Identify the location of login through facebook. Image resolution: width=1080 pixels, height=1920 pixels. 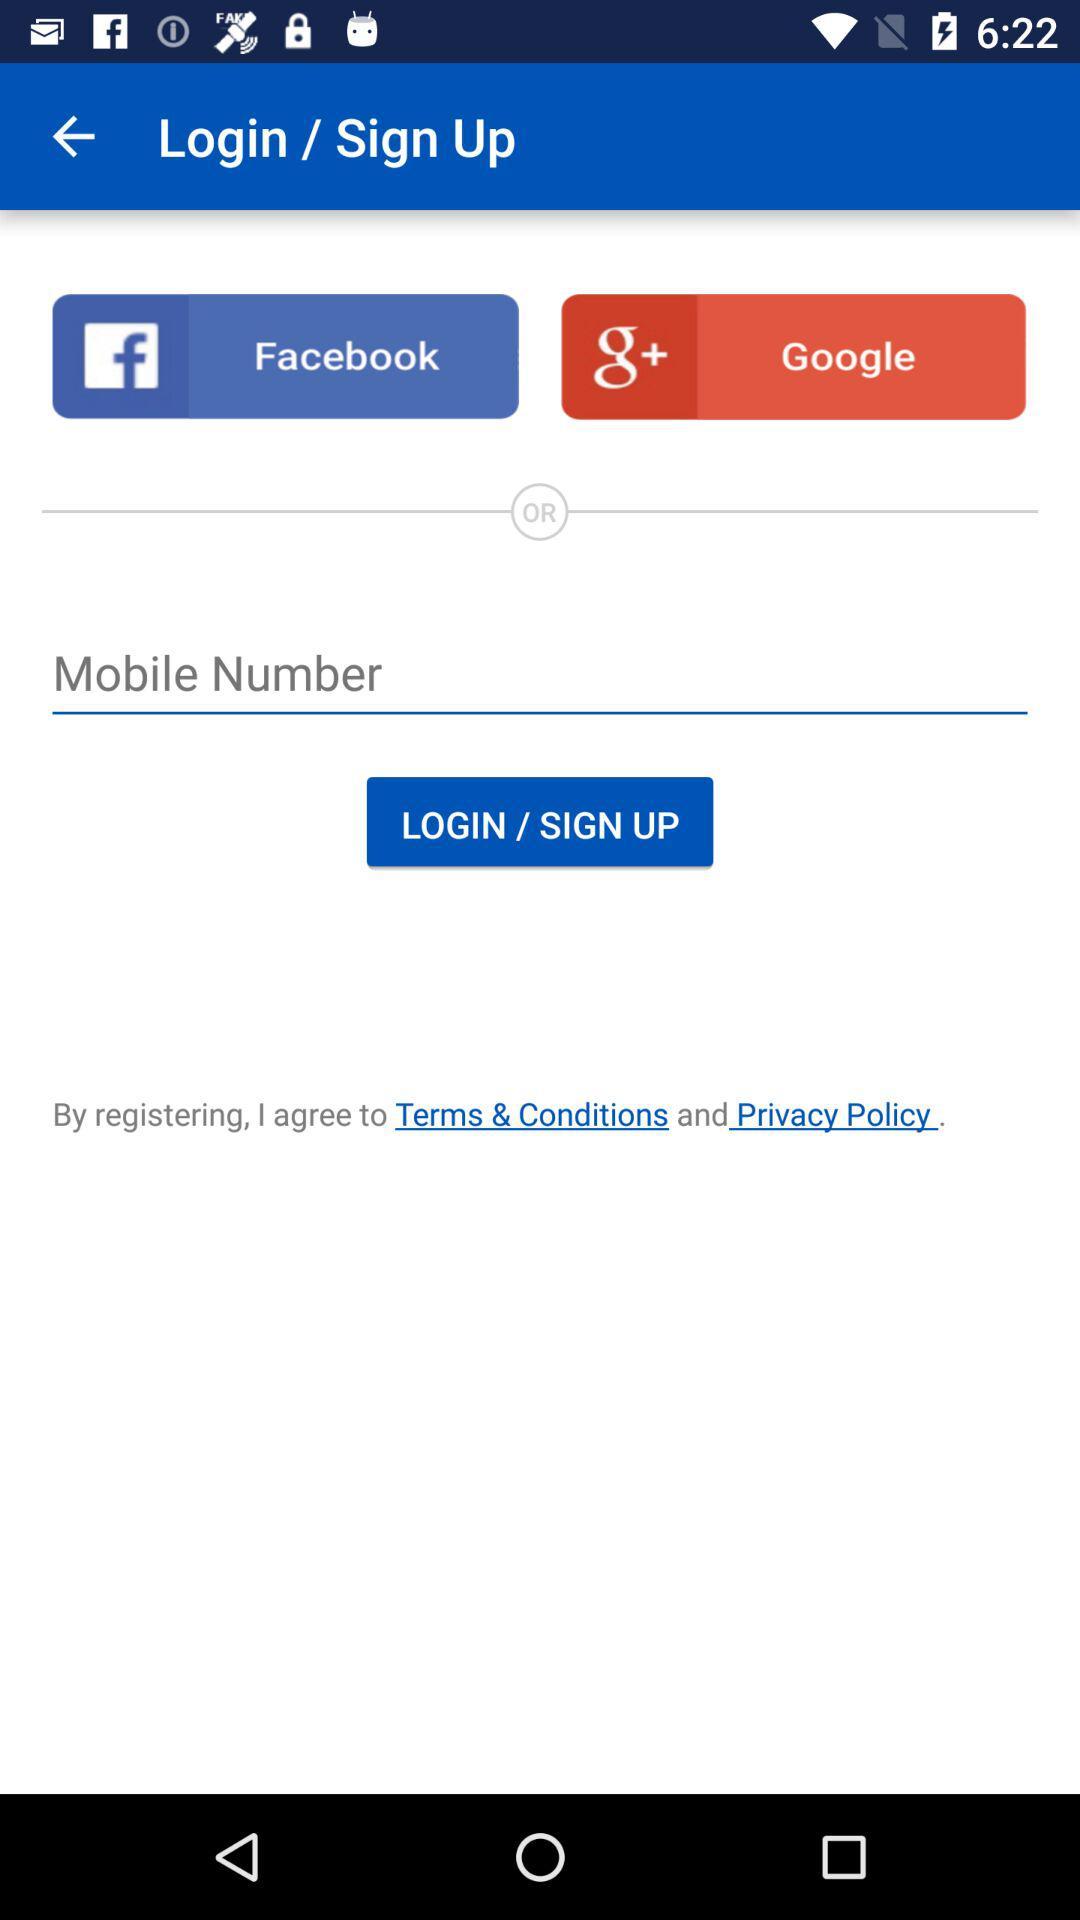
(285, 356).